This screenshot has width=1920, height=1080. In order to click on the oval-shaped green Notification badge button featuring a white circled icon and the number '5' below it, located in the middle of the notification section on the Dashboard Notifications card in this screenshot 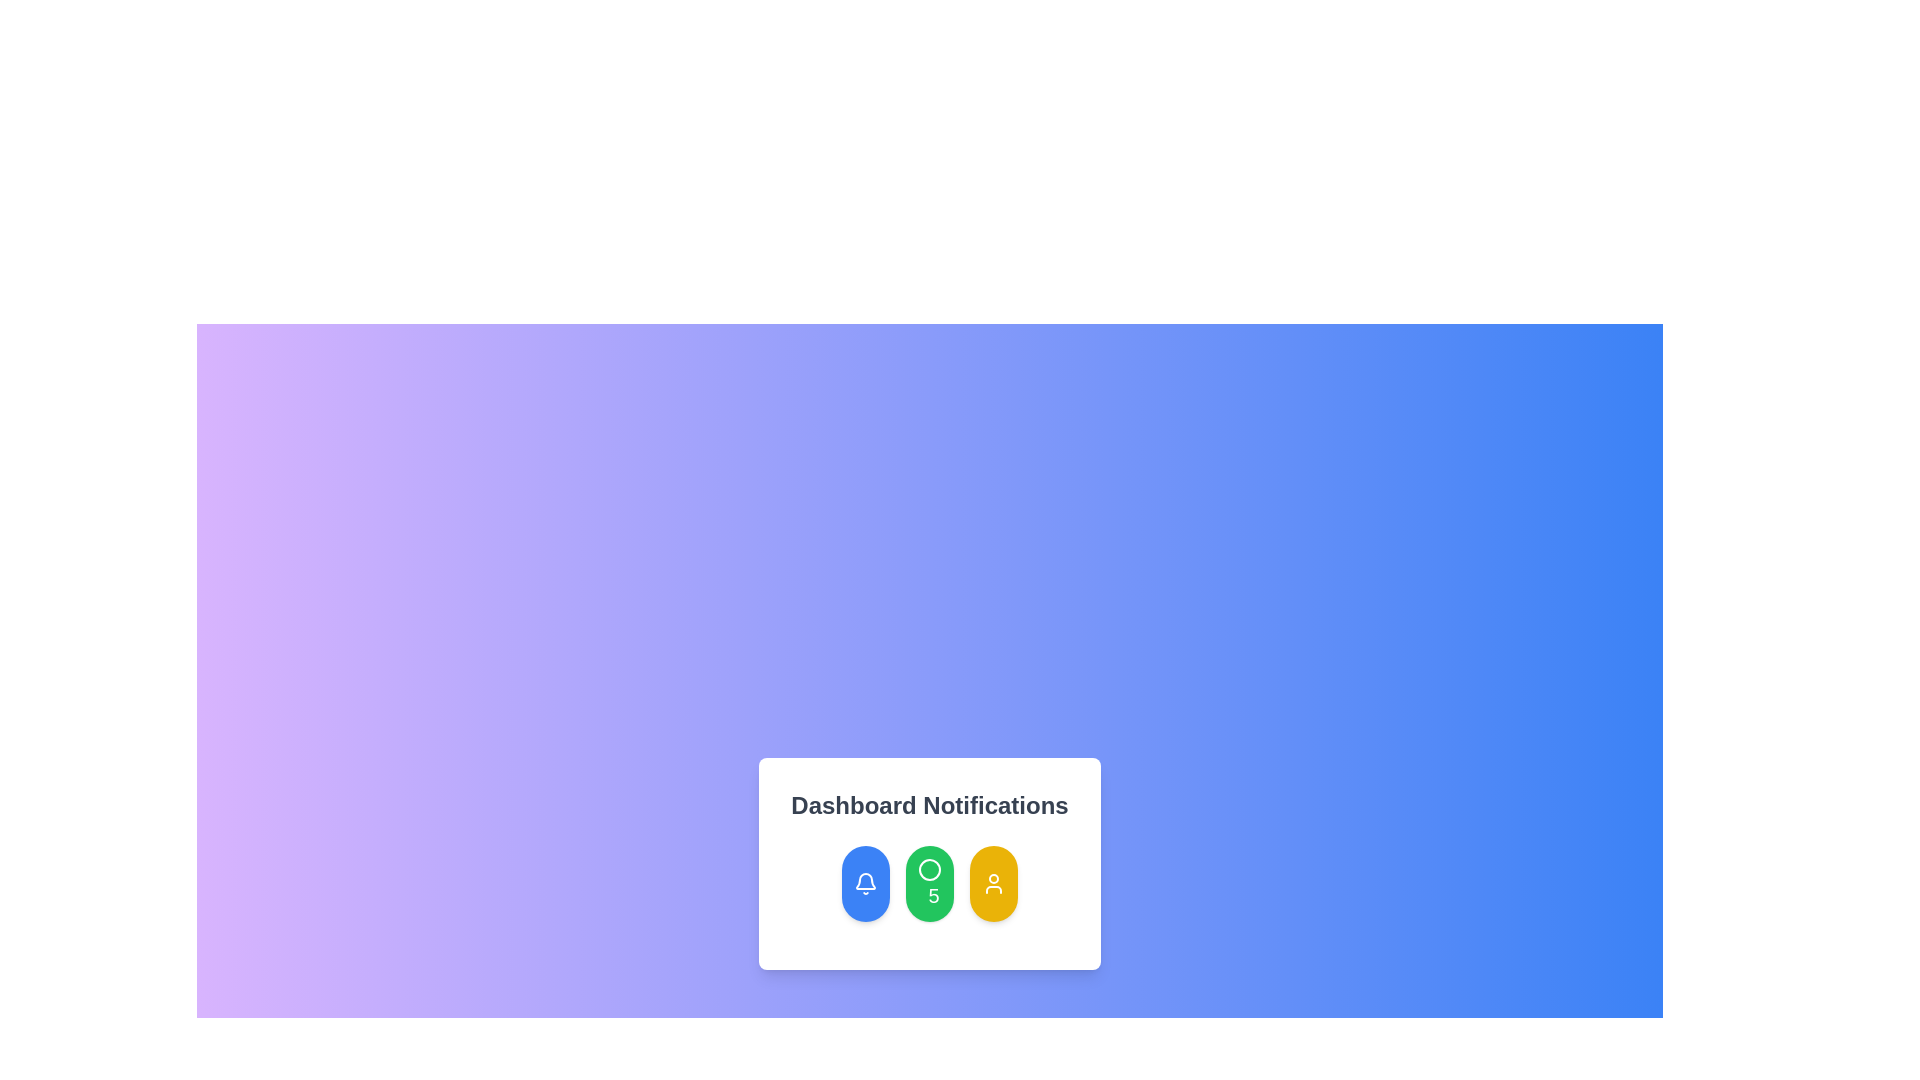, I will do `click(929, 882)`.